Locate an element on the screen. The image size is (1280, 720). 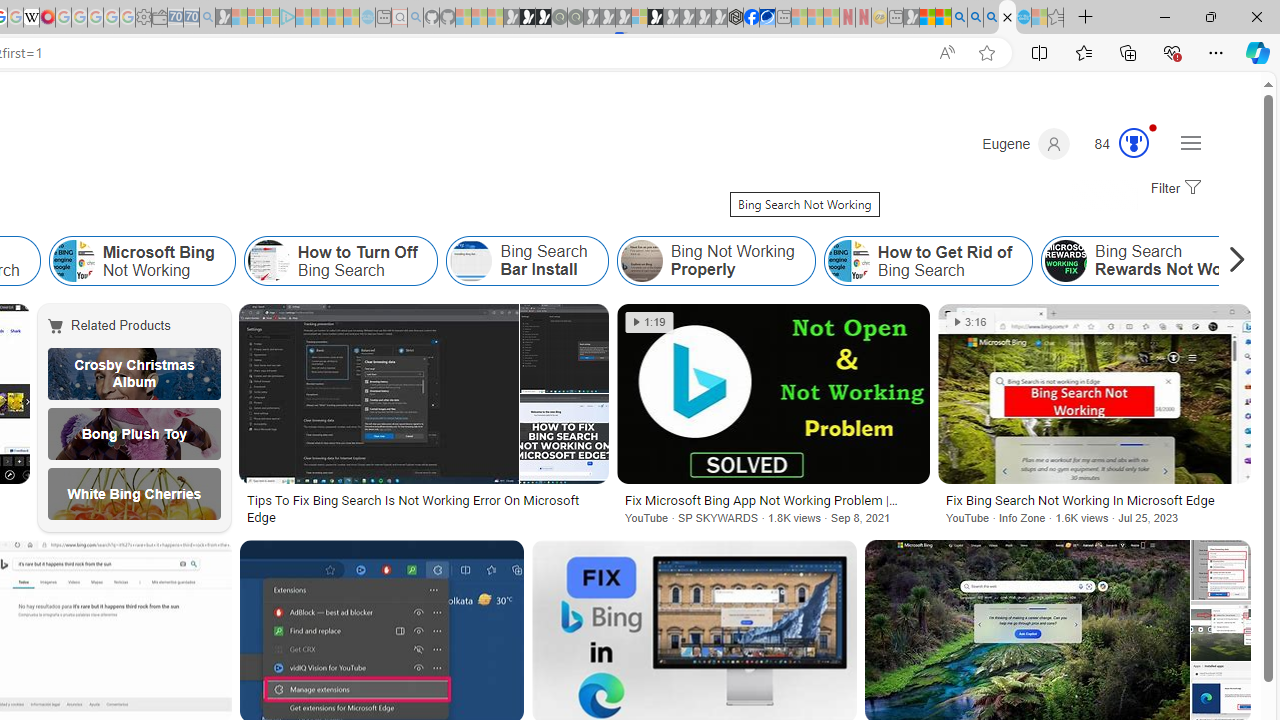
'Future Focus Report 2024 - Sleeping' is located at coordinates (574, 17).